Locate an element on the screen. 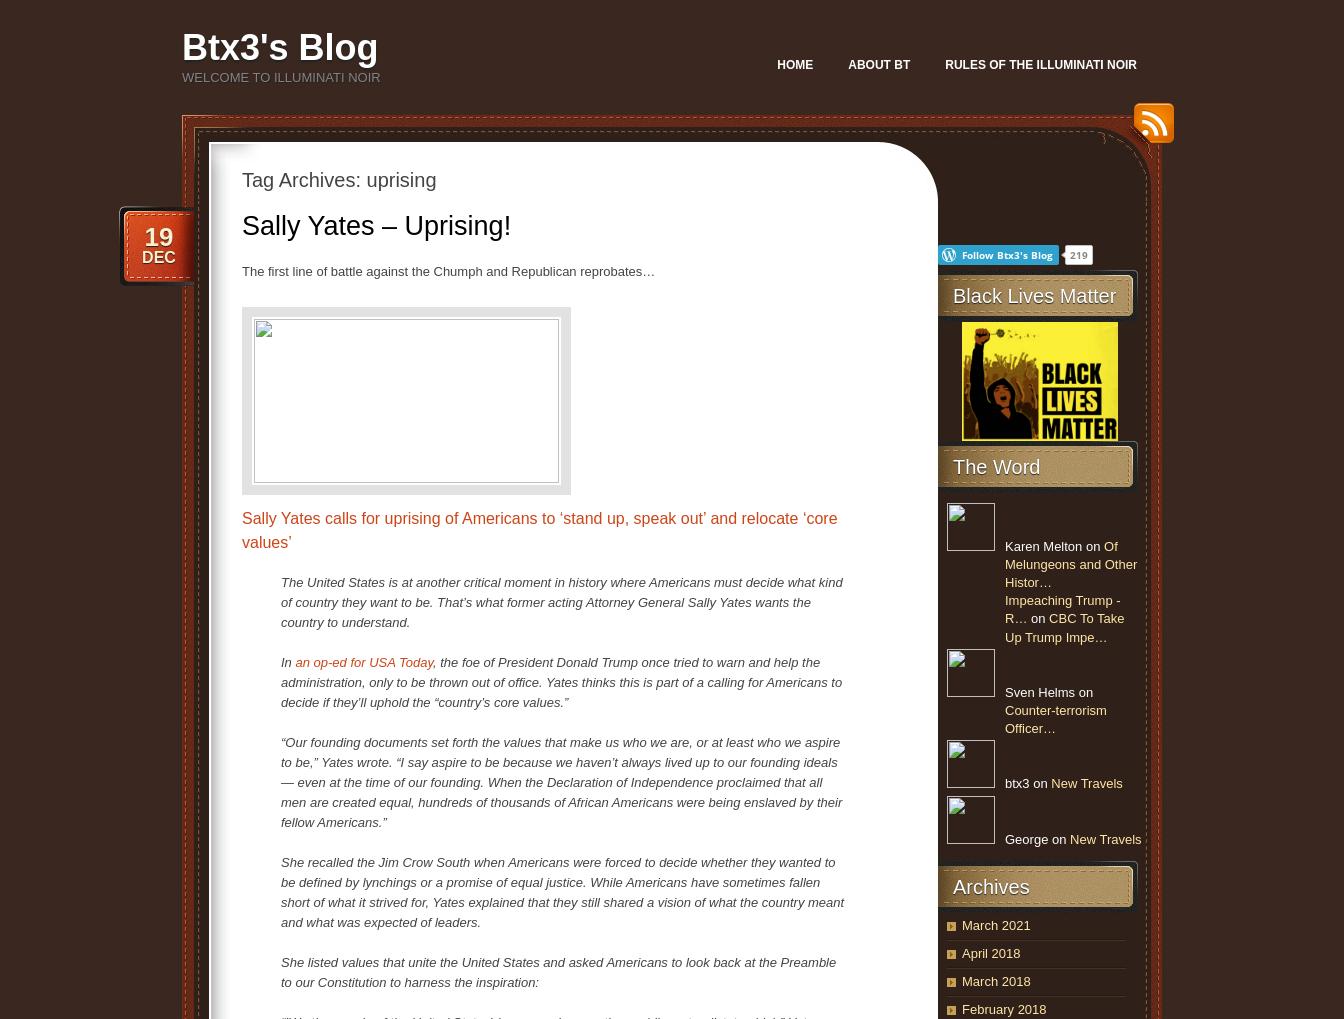  'Archives' is located at coordinates (991, 886).